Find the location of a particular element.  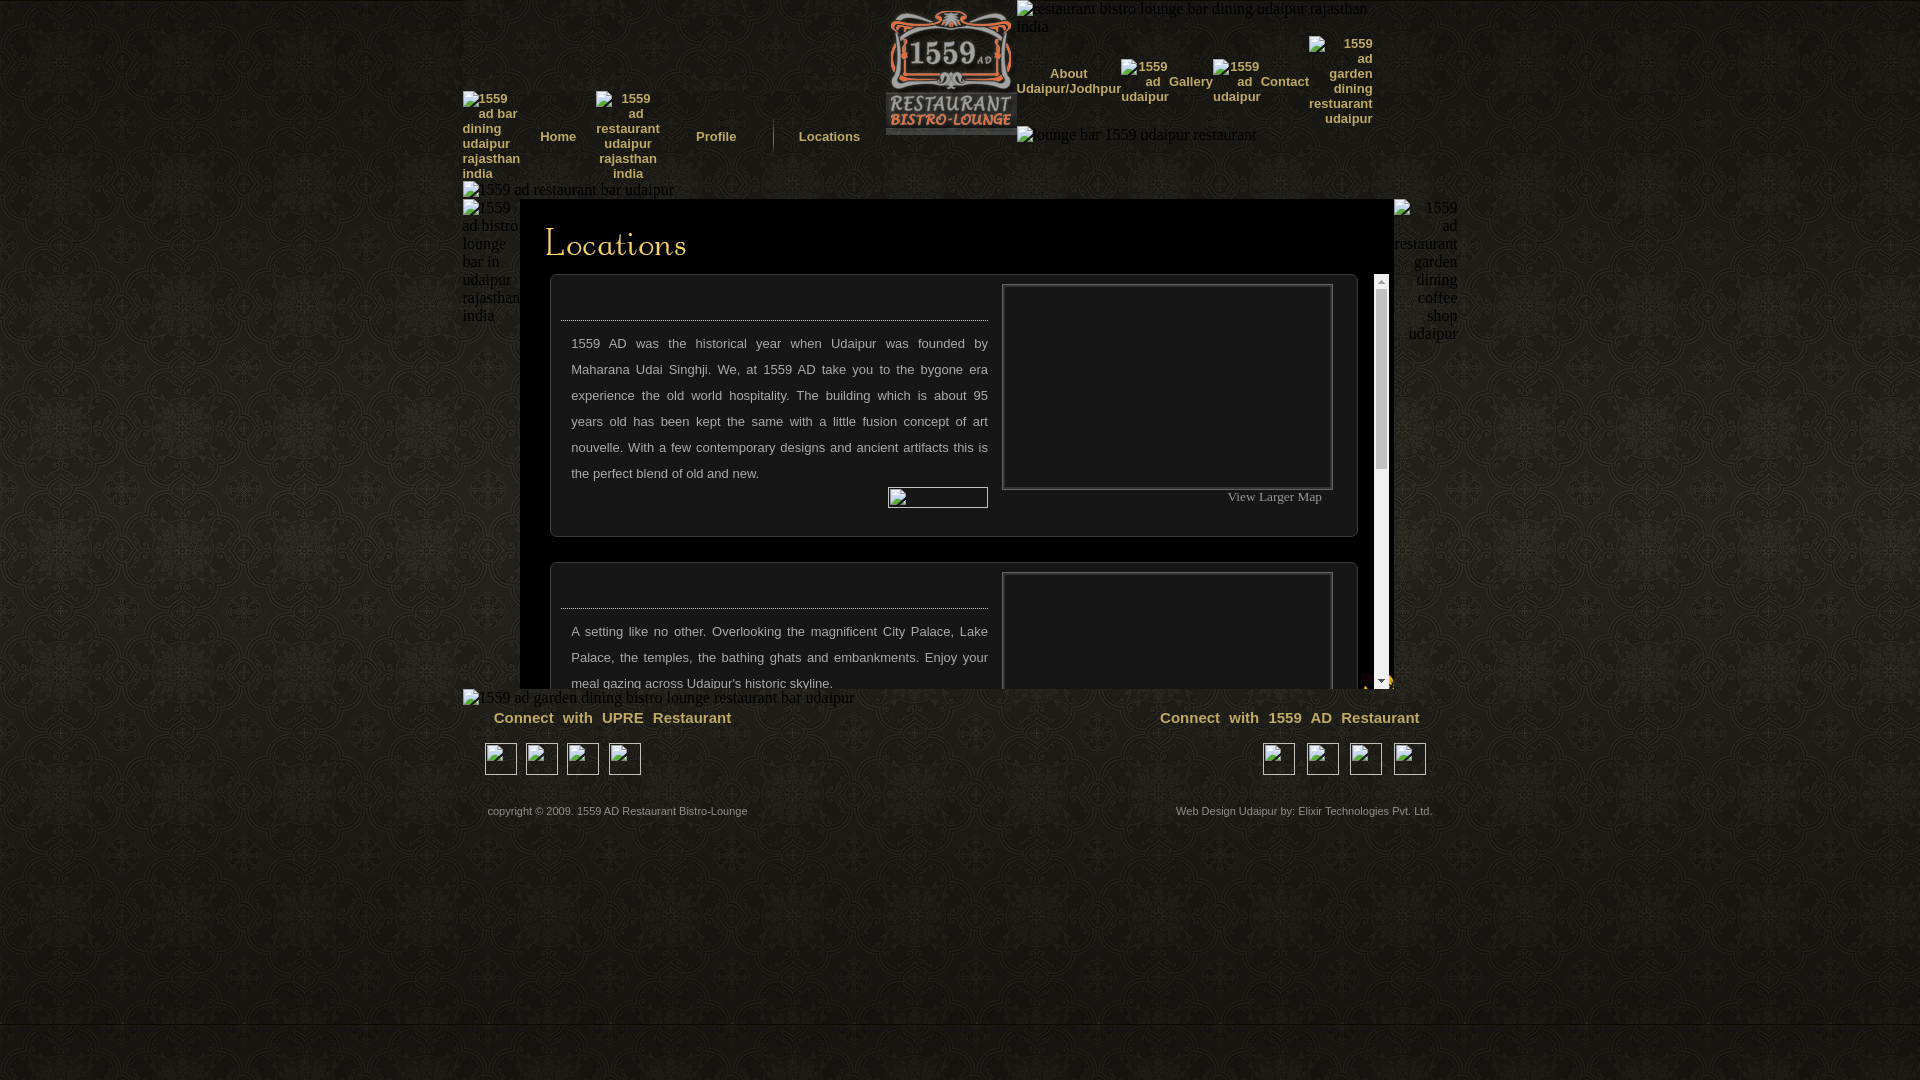

'About Udaipur/Jodhpur' is located at coordinates (1016, 80).